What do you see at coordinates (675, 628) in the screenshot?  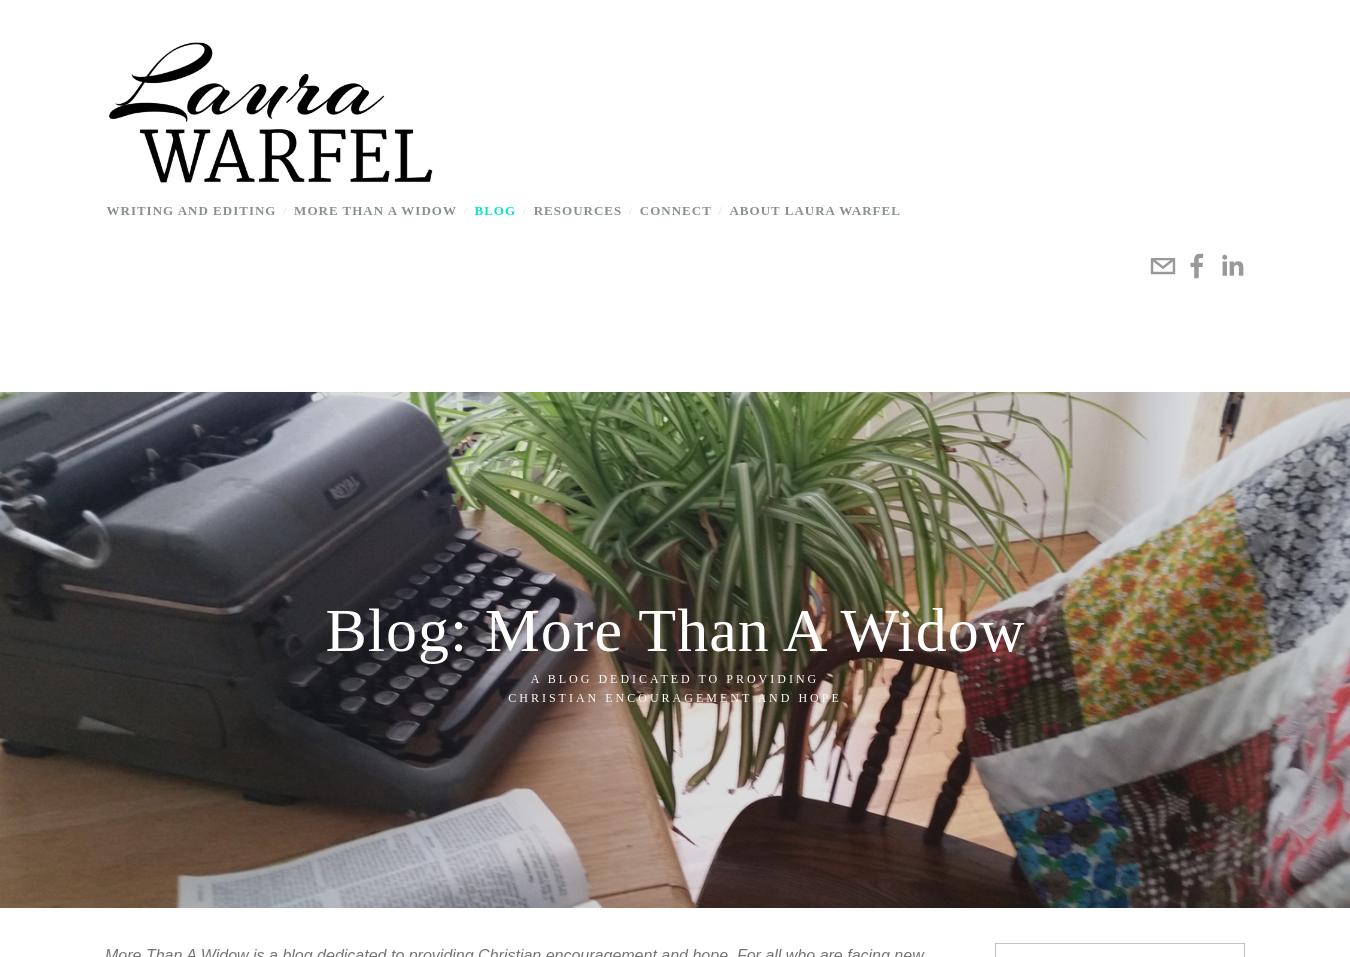 I see `'Blog: More Than A Widow'` at bounding box center [675, 628].